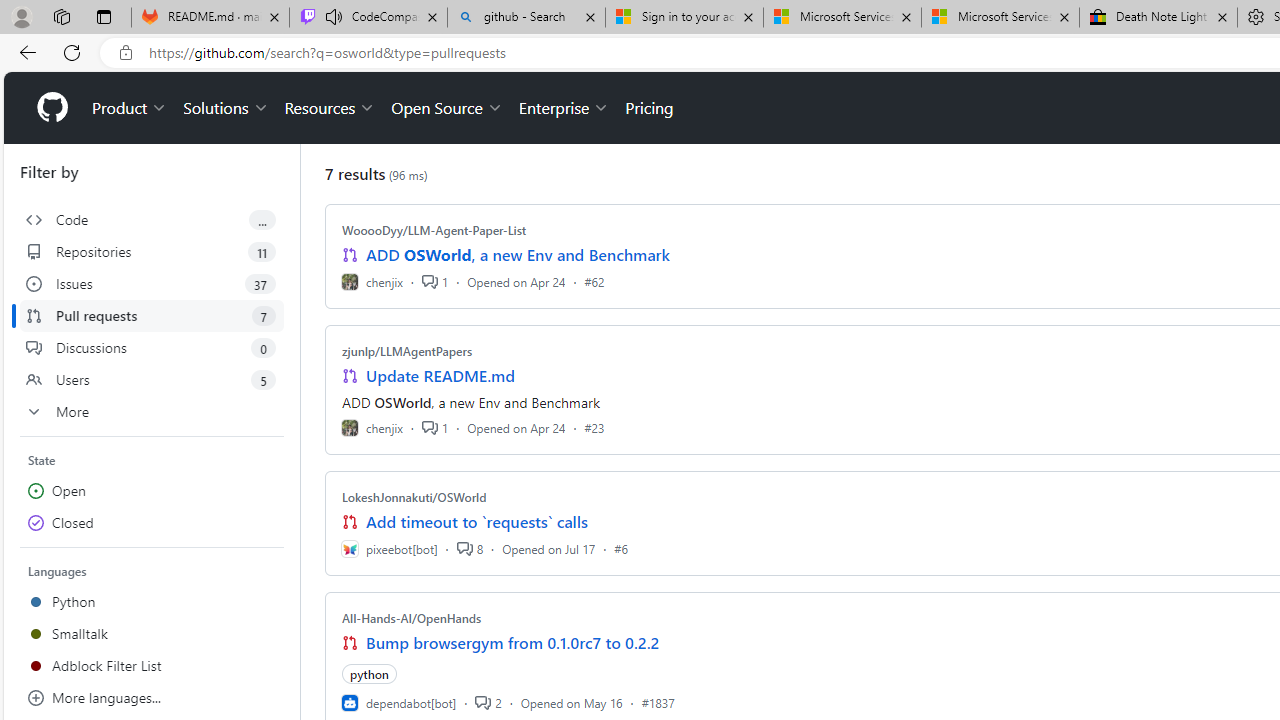  Describe the element at coordinates (445, 108) in the screenshot. I see `'Open Source'` at that location.